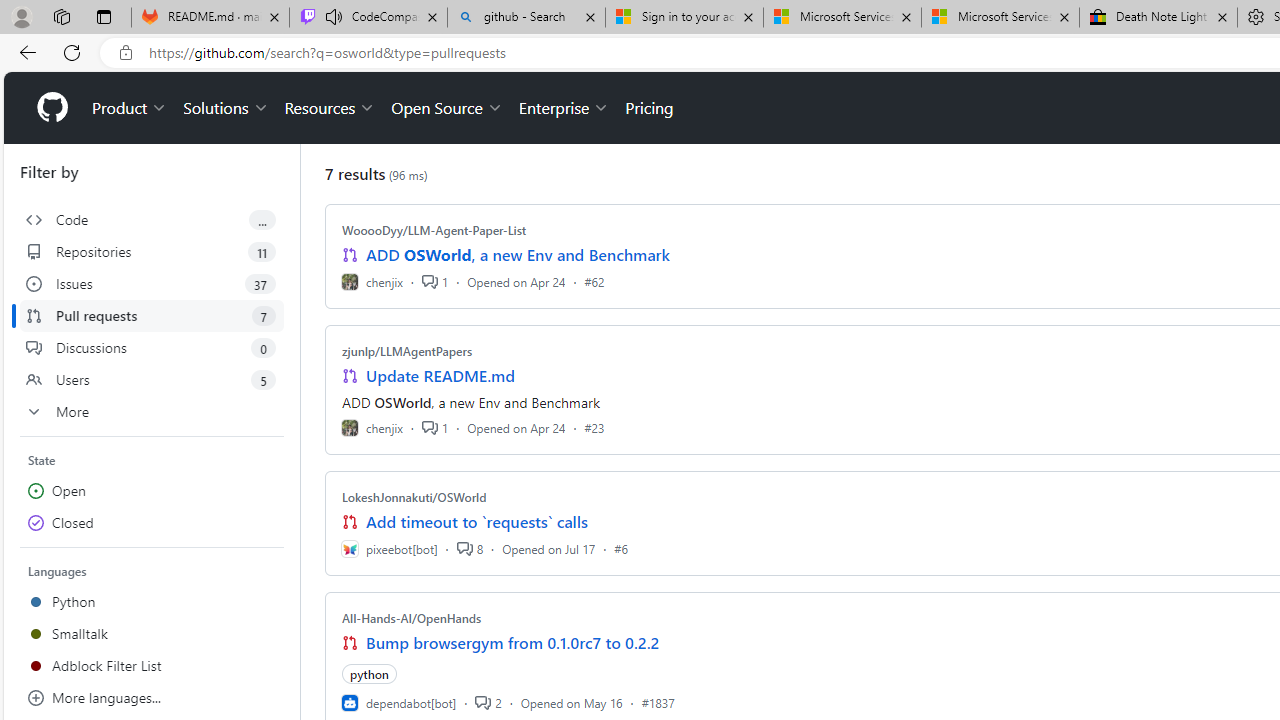  Describe the element at coordinates (445, 108) in the screenshot. I see `'Open Source'` at that location.